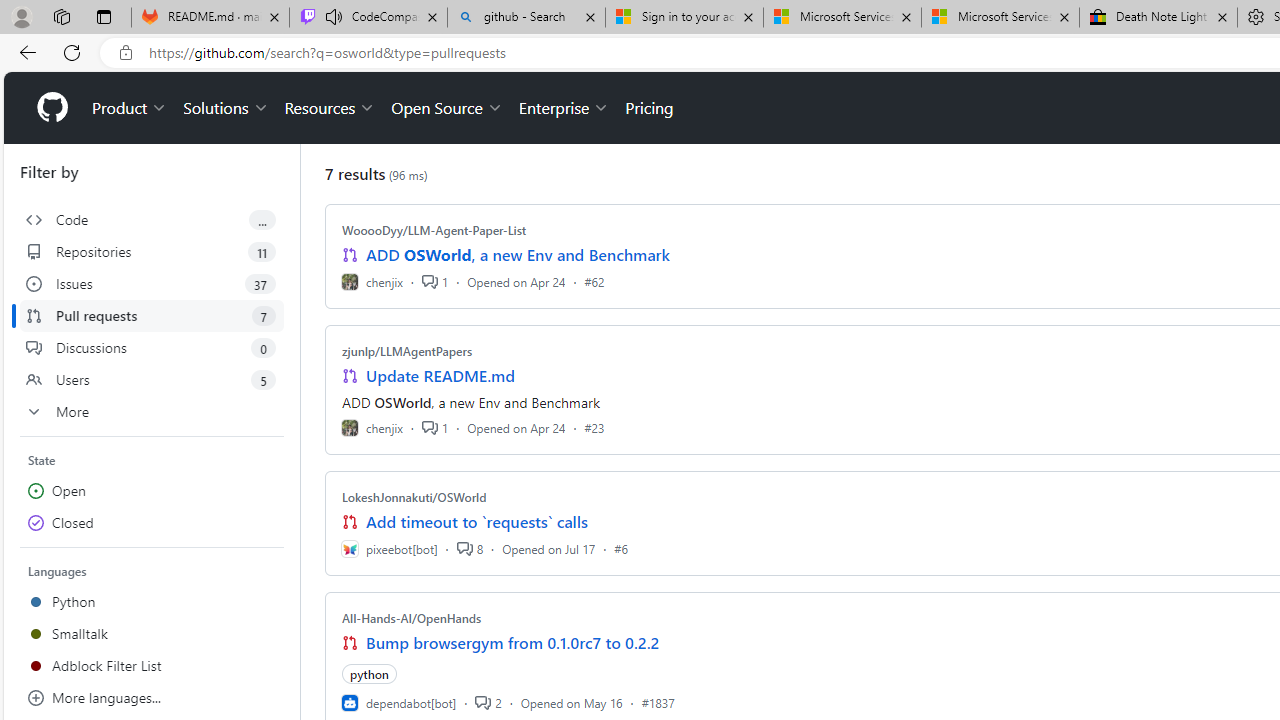  Describe the element at coordinates (445, 108) in the screenshot. I see `'Open Source'` at that location.